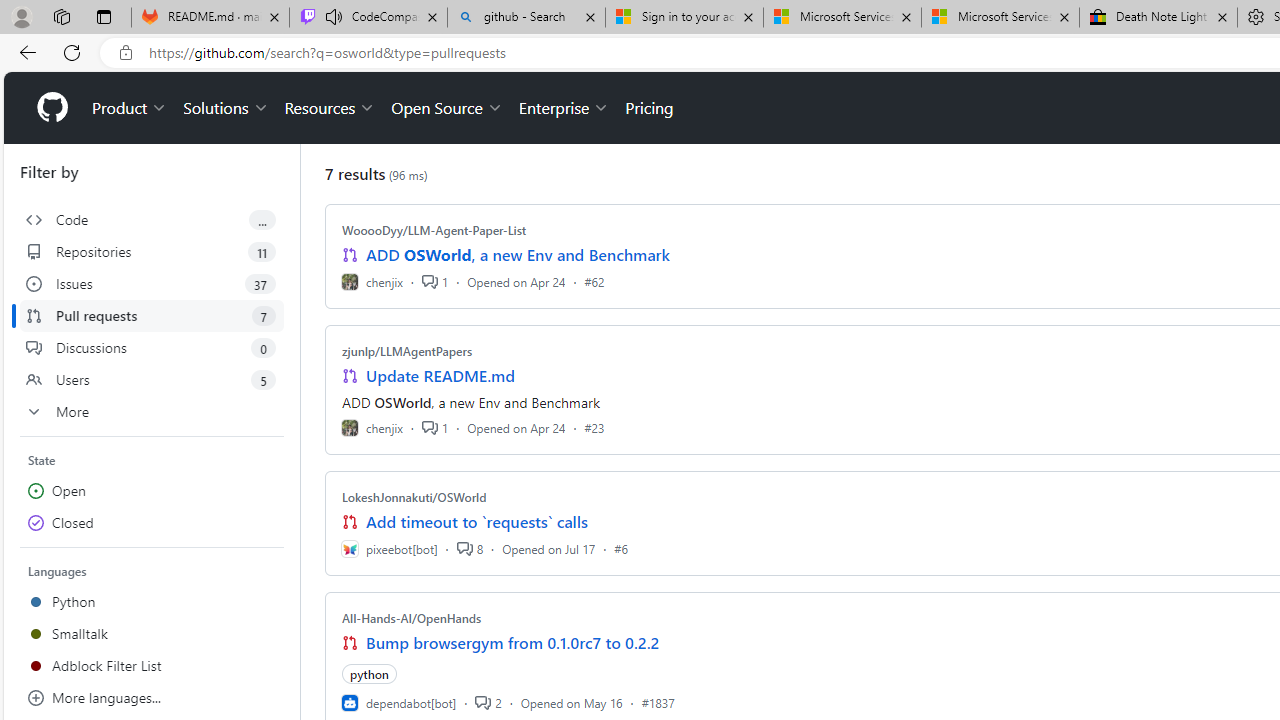  Describe the element at coordinates (445, 108) in the screenshot. I see `'Open Source'` at that location.